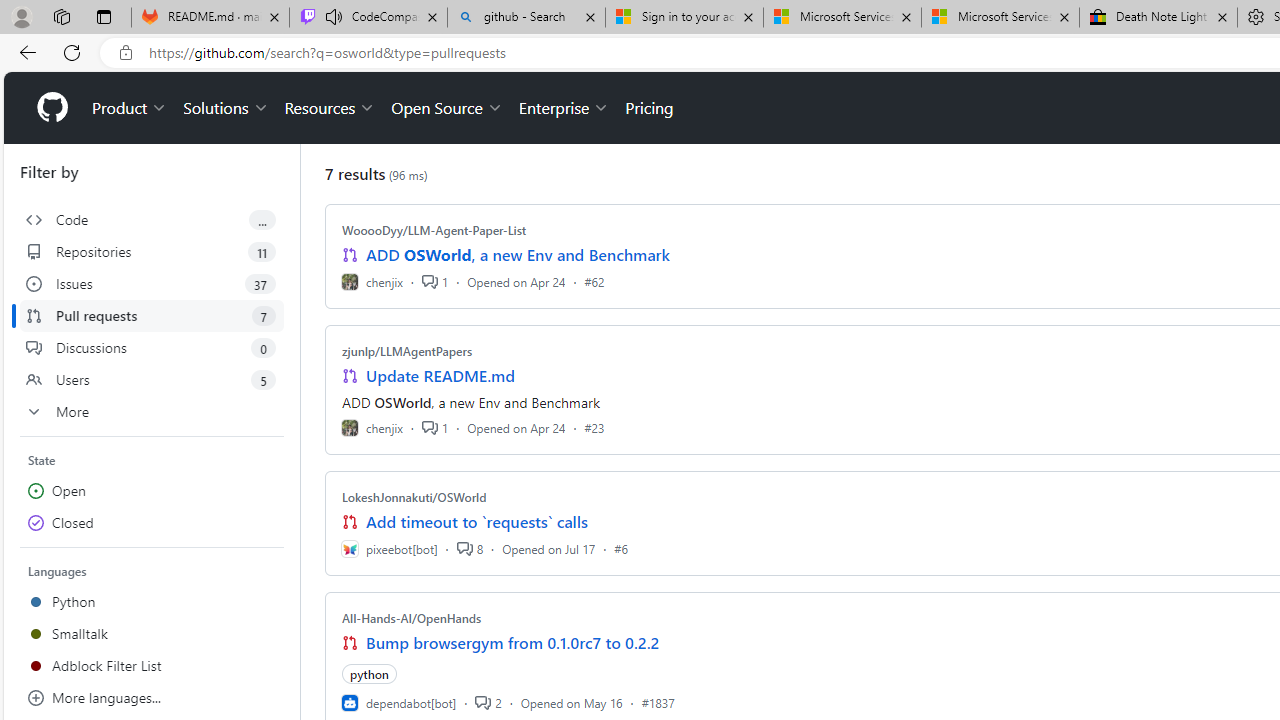  Describe the element at coordinates (445, 108) in the screenshot. I see `'Open Source'` at that location.